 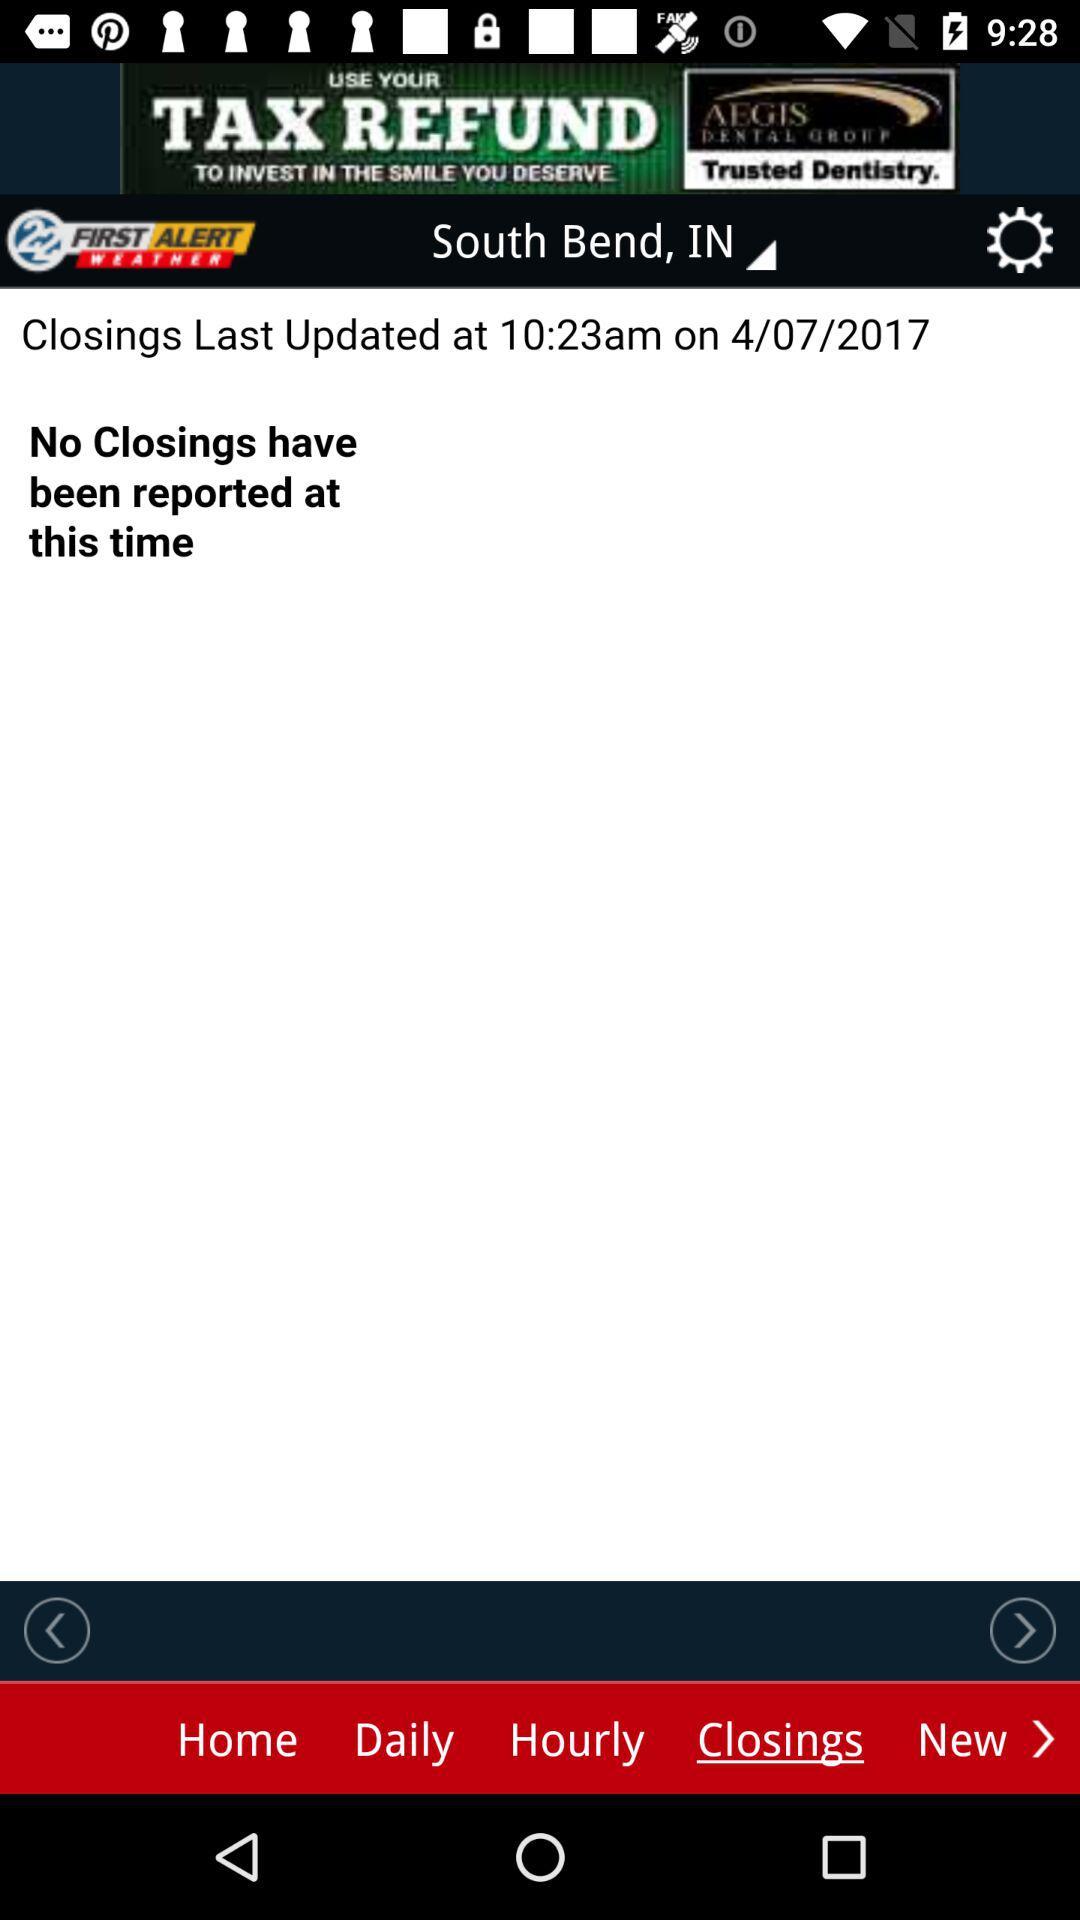 I want to click on advertisement, so click(x=540, y=127).